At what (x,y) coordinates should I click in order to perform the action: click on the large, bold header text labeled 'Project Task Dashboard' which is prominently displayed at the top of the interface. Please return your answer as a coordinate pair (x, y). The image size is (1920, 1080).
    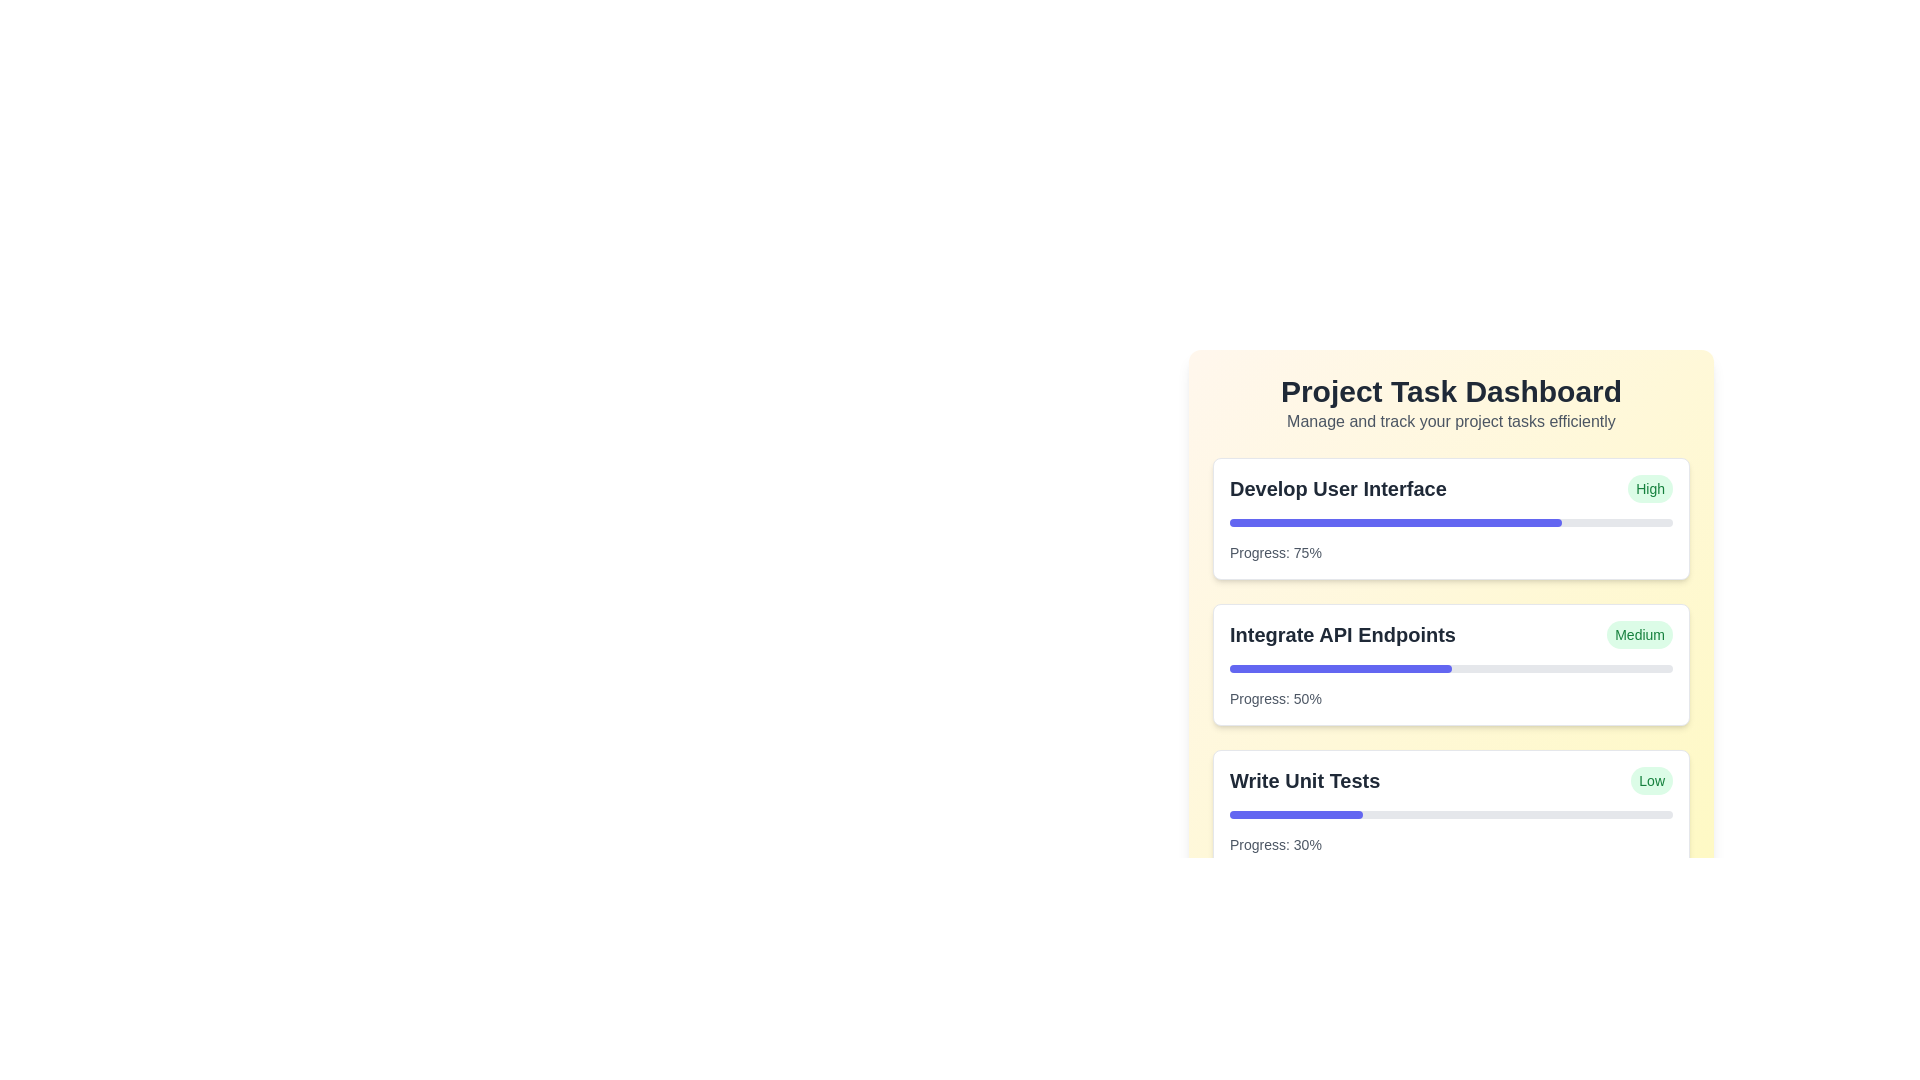
    Looking at the image, I should click on (1451, 392).